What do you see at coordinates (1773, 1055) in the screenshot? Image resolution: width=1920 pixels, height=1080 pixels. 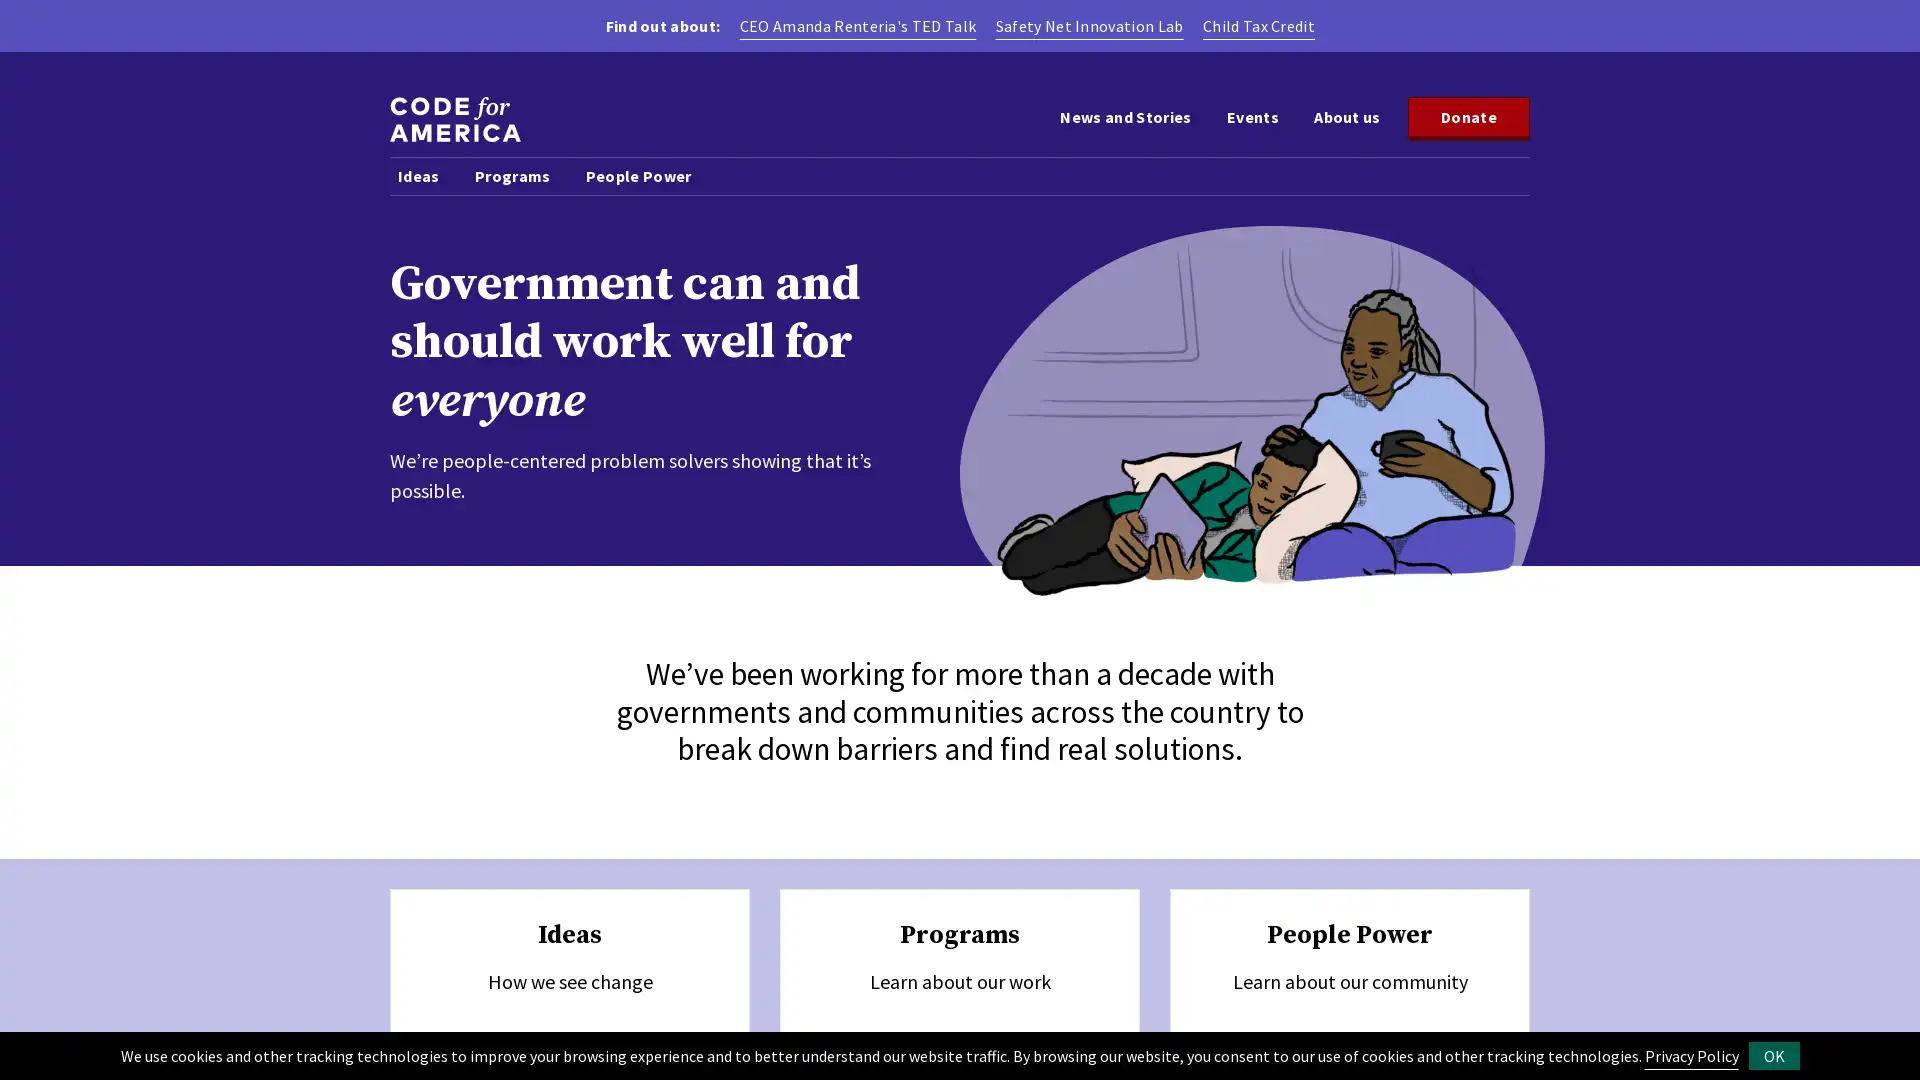 I see `OK` at bounding box center [1773, 1055].